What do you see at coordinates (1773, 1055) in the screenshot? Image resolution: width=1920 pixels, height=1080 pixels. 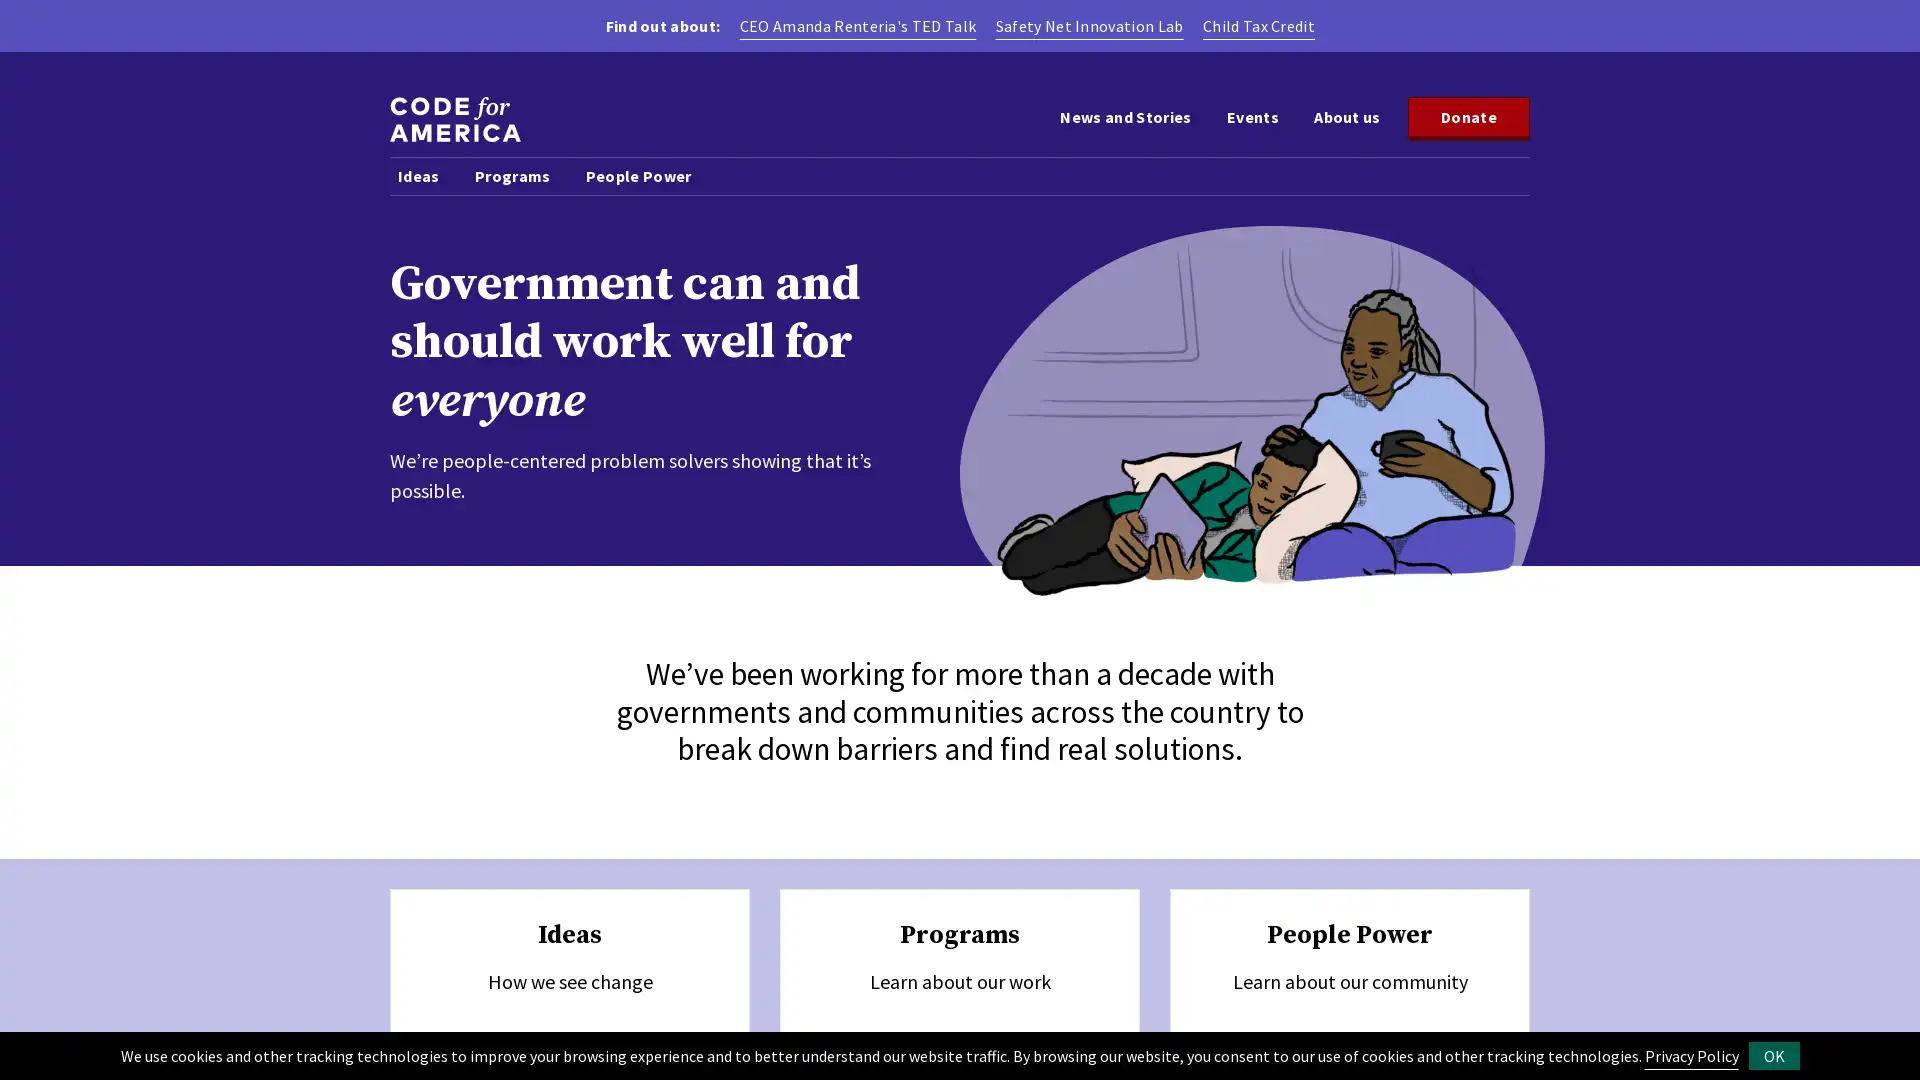 I see `OK` at bounding box center [1773, 1055].